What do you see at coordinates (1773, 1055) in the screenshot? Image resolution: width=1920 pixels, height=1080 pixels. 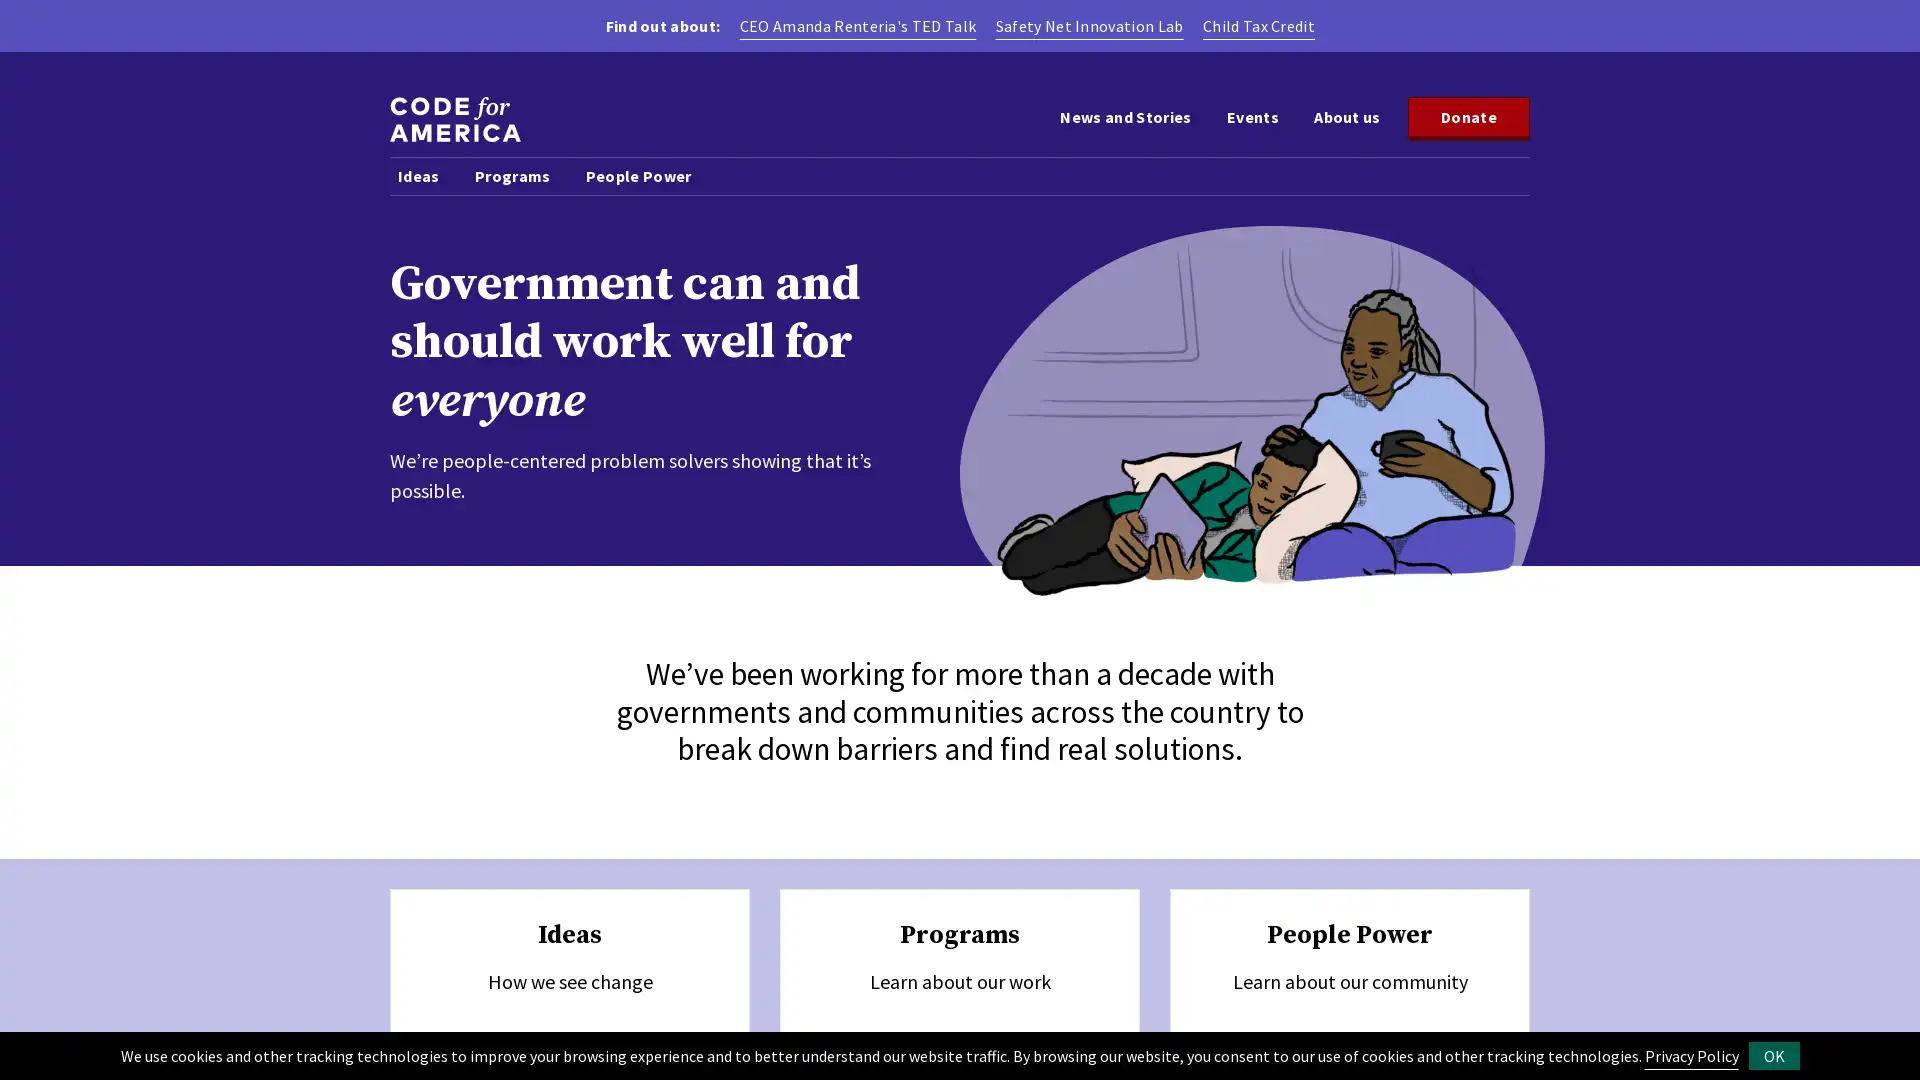 I see `OK` at bounding box center [1773, 1055].